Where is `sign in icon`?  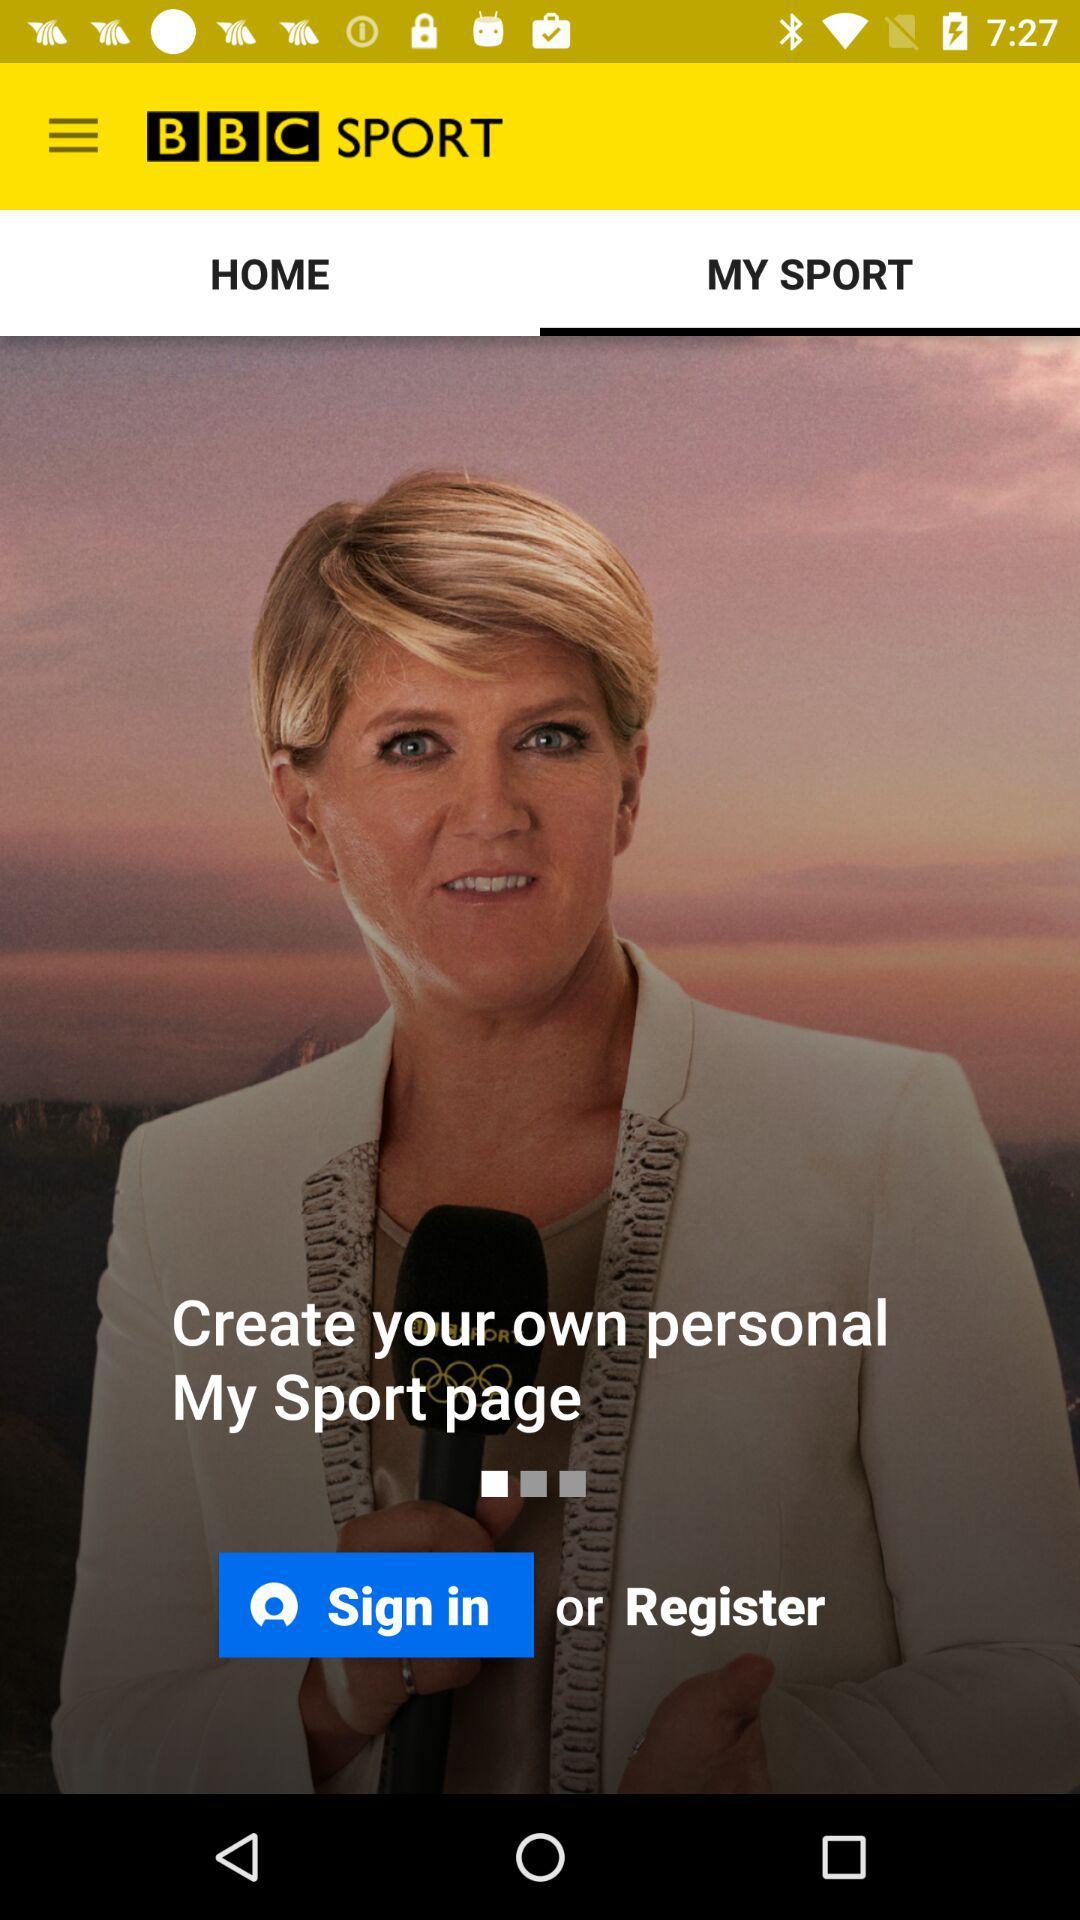 sign in icon is located at coordinates (376, 1604).